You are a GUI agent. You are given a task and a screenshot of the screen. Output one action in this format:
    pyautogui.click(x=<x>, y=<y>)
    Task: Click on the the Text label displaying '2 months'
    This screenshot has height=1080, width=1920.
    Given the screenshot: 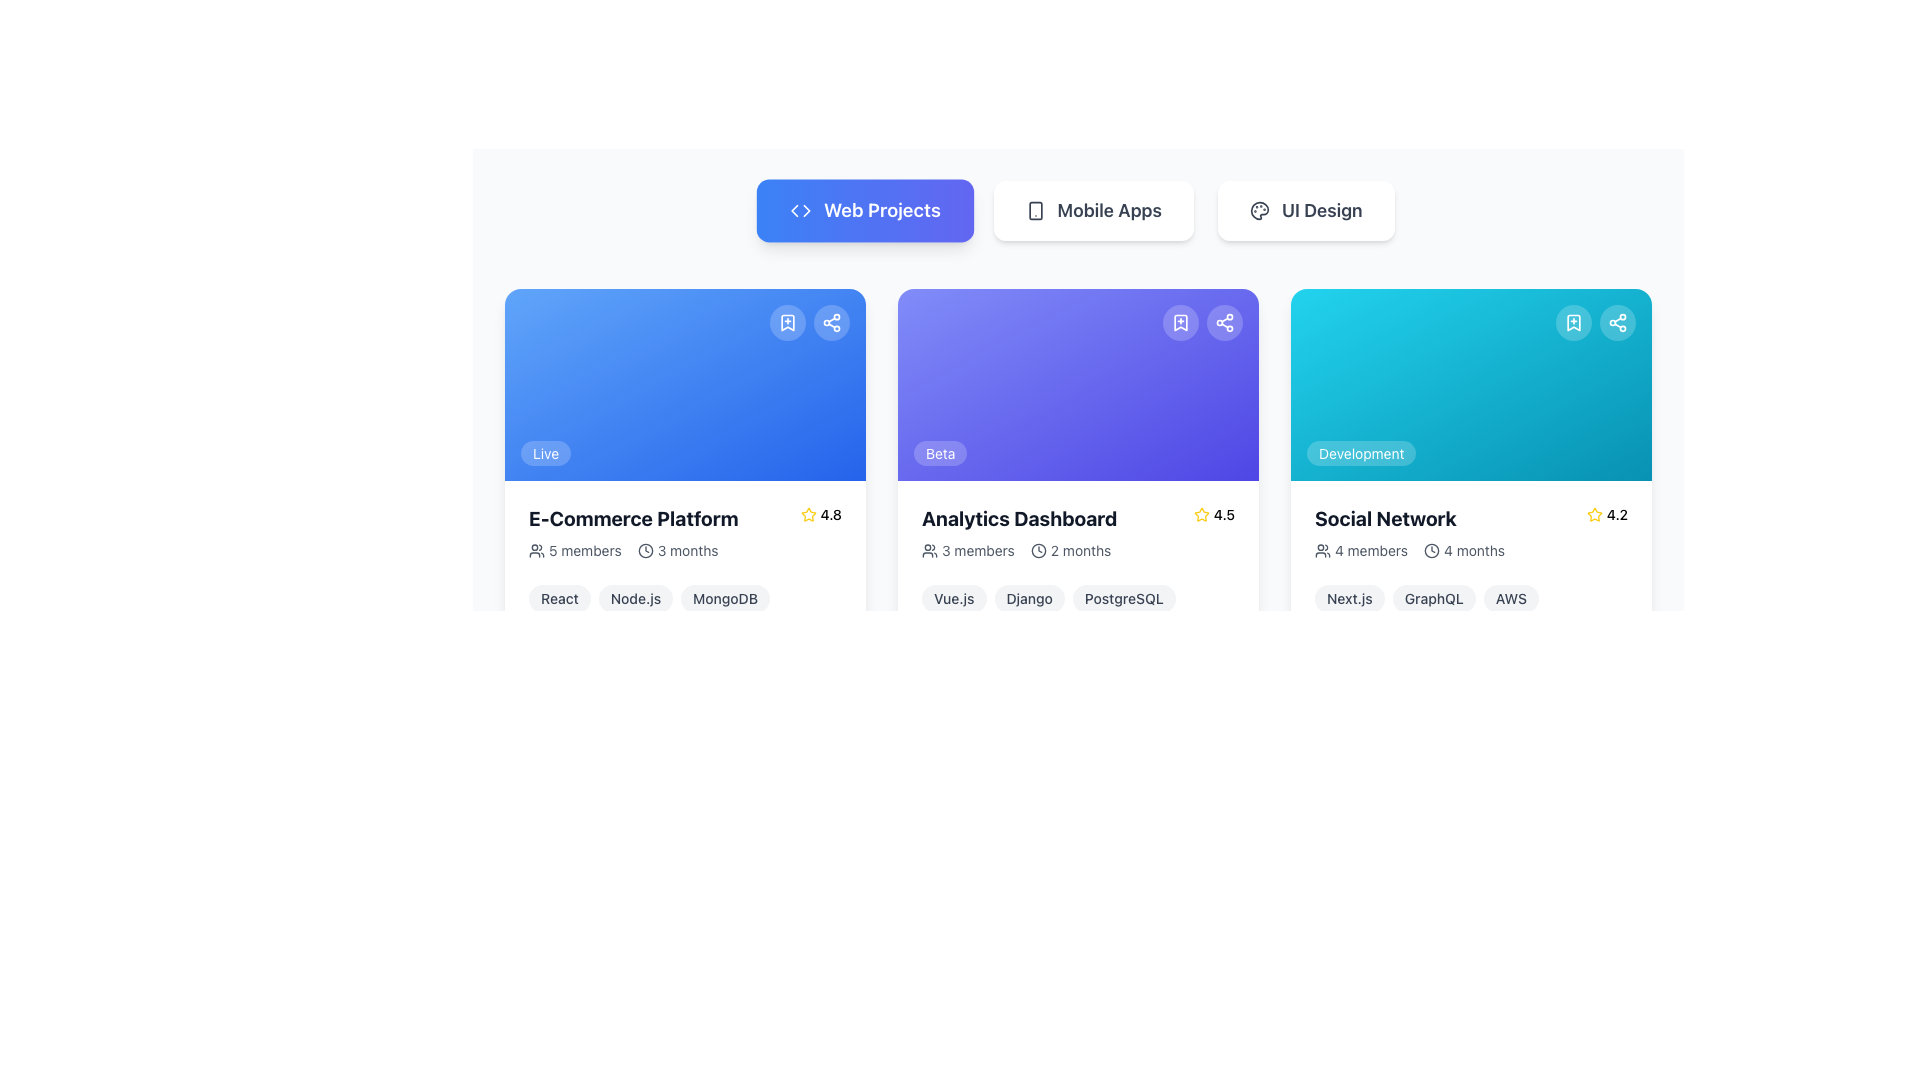 What is the action you would take?
    pyautogui.click(x=1080, y=551)
    